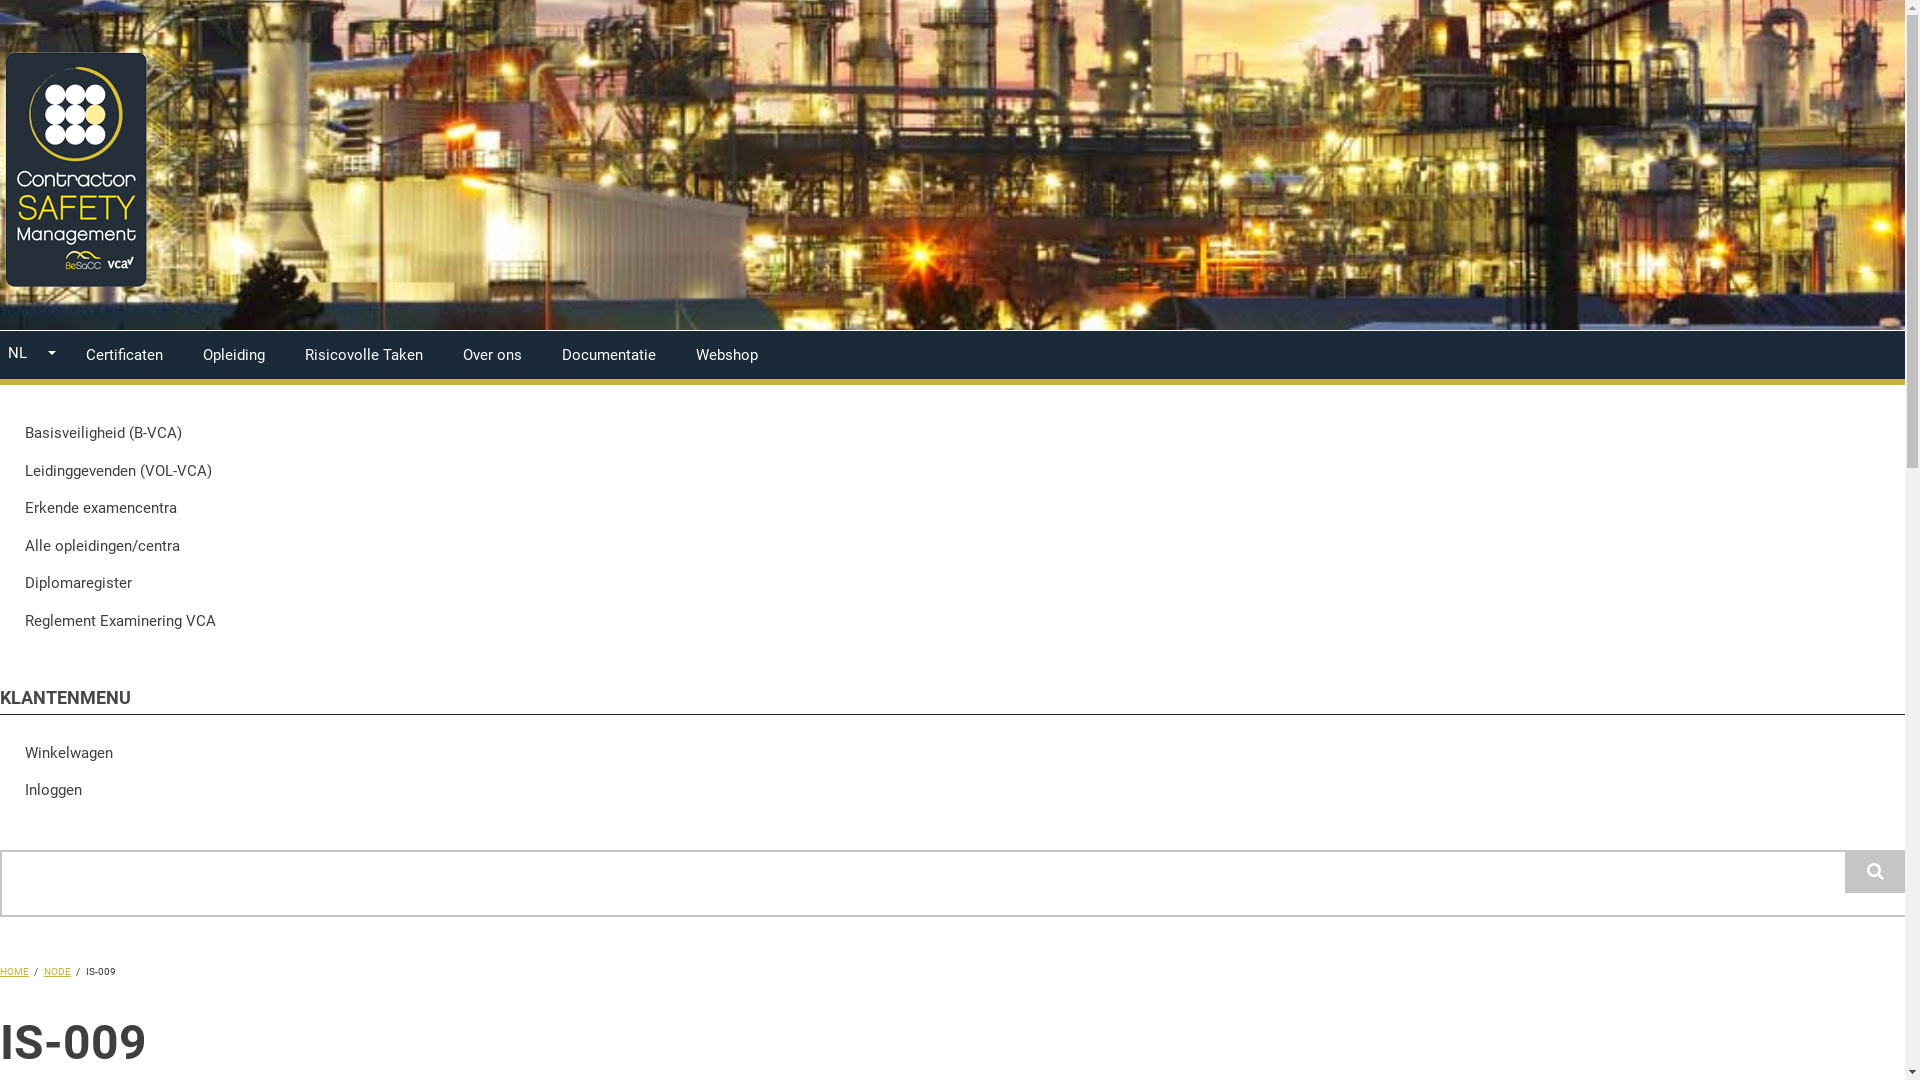  What do you see at coordinates (492, 353) in the screenshot?
I see `'Over ons'` at bounding box center [492, 353].